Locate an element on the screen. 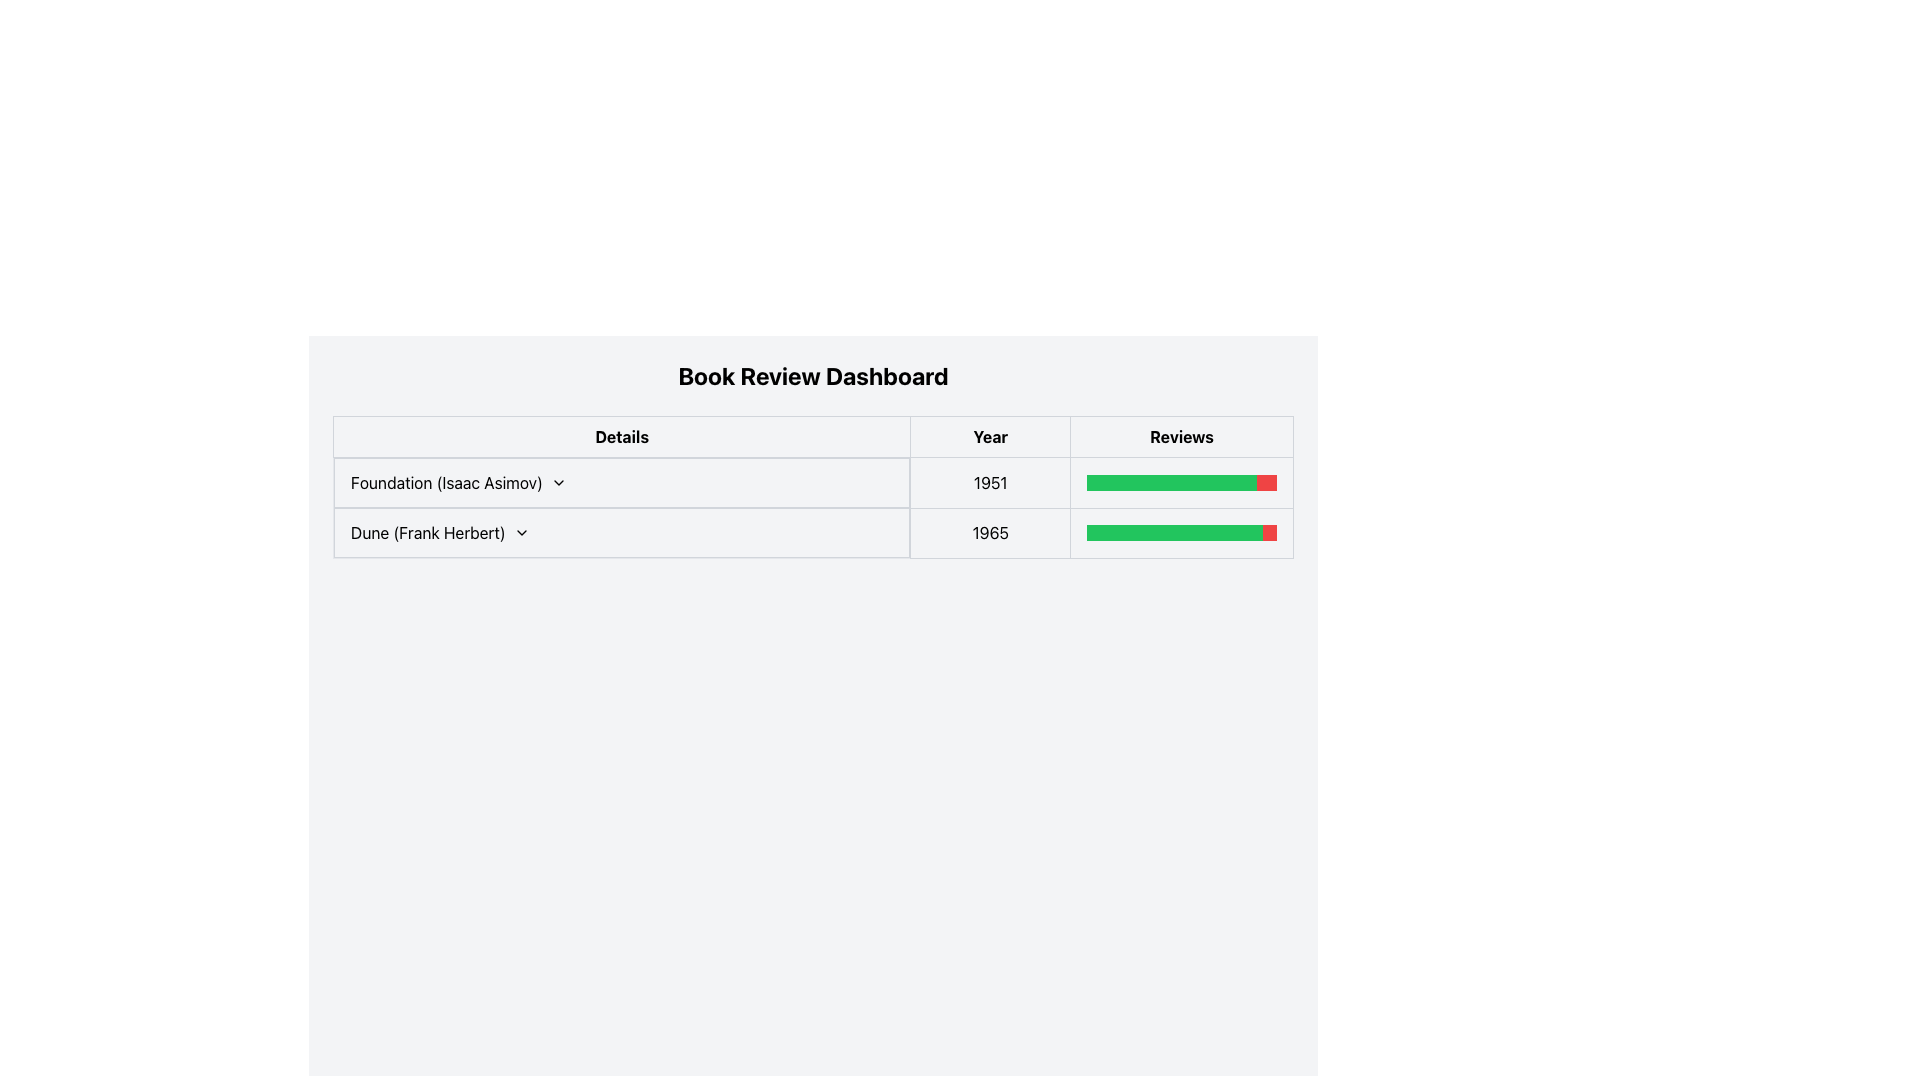  the static text element representing the publication year (1951) of the book 'Foundation', located in the second cell of the first row under the 'Year' column is located at coordinates (990, 482).